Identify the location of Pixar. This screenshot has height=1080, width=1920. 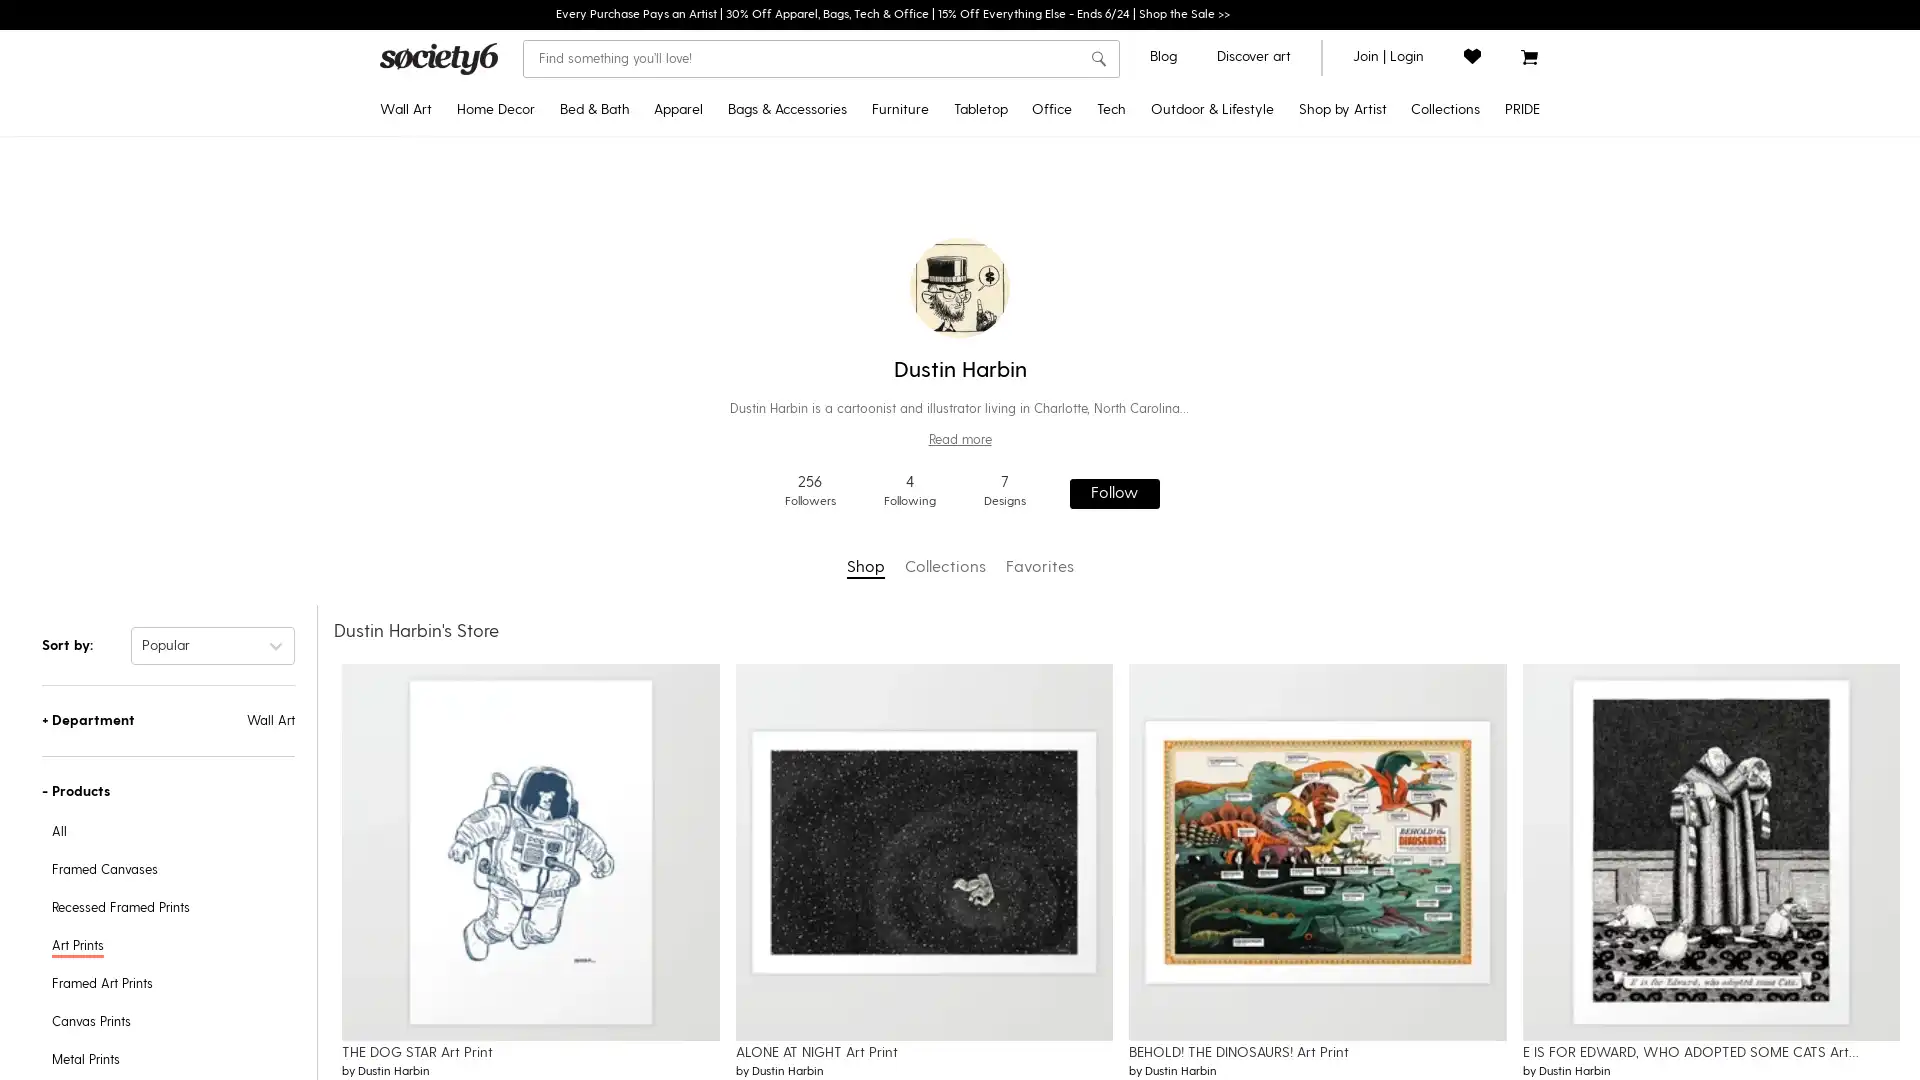
(1288, 224).